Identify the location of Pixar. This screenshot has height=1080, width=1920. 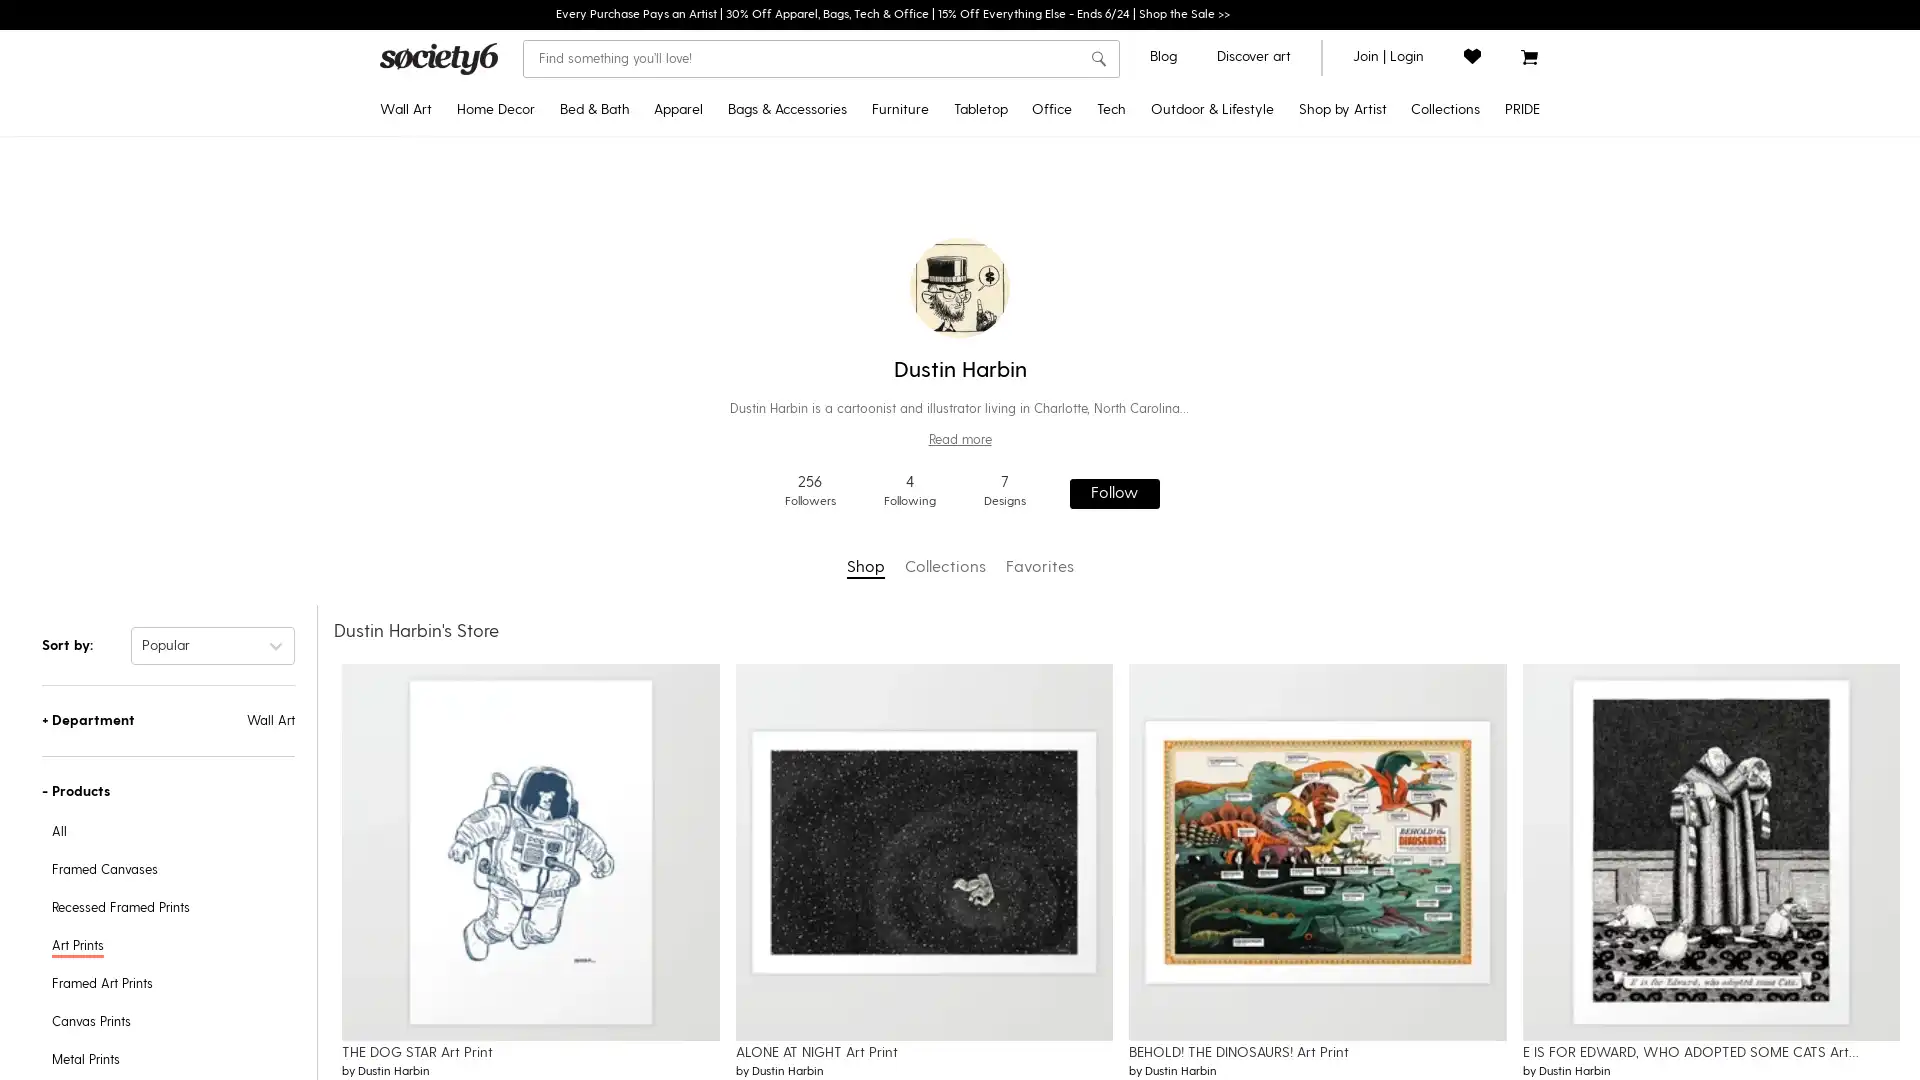
(1288, 224).